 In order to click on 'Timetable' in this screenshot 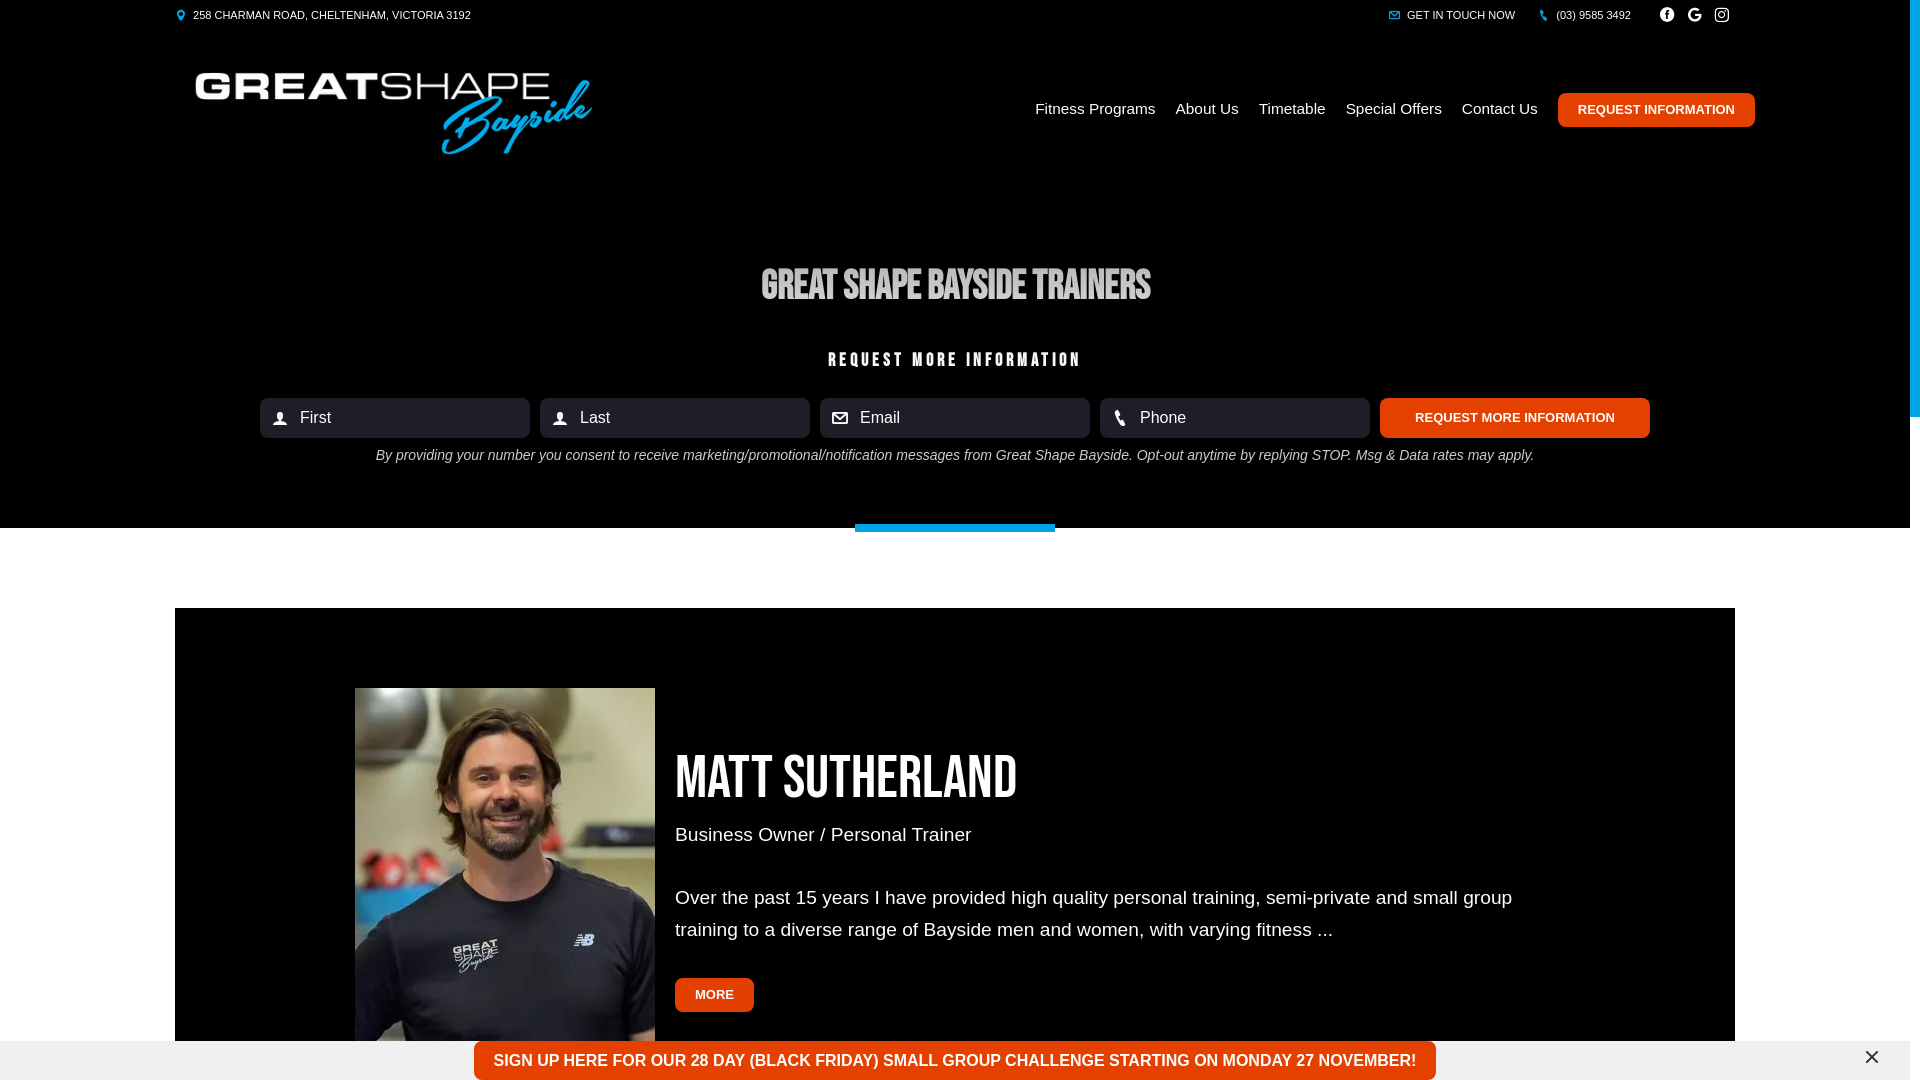, I will do `click(1292, 108)`.